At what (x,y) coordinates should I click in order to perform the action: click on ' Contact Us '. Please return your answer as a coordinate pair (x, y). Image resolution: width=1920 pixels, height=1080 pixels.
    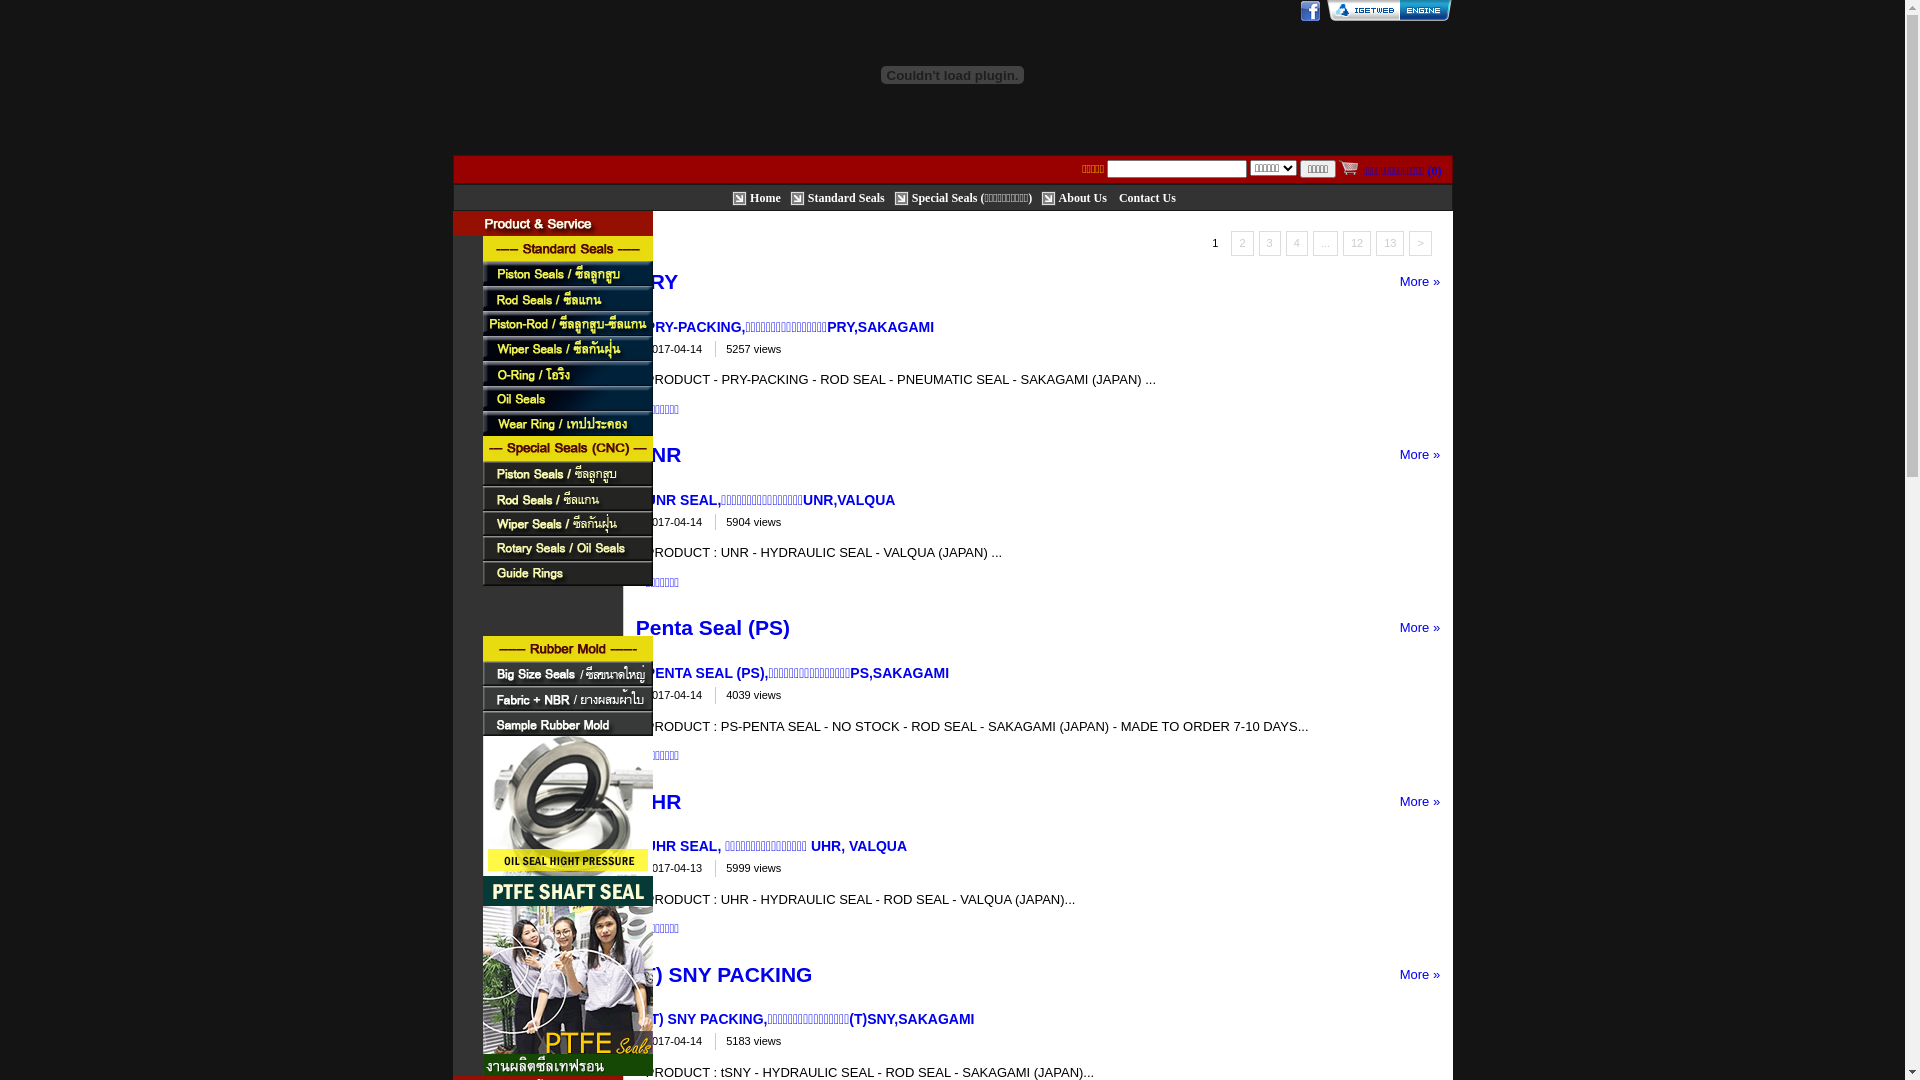
    Looking at the image, I should click on (1147, 196).